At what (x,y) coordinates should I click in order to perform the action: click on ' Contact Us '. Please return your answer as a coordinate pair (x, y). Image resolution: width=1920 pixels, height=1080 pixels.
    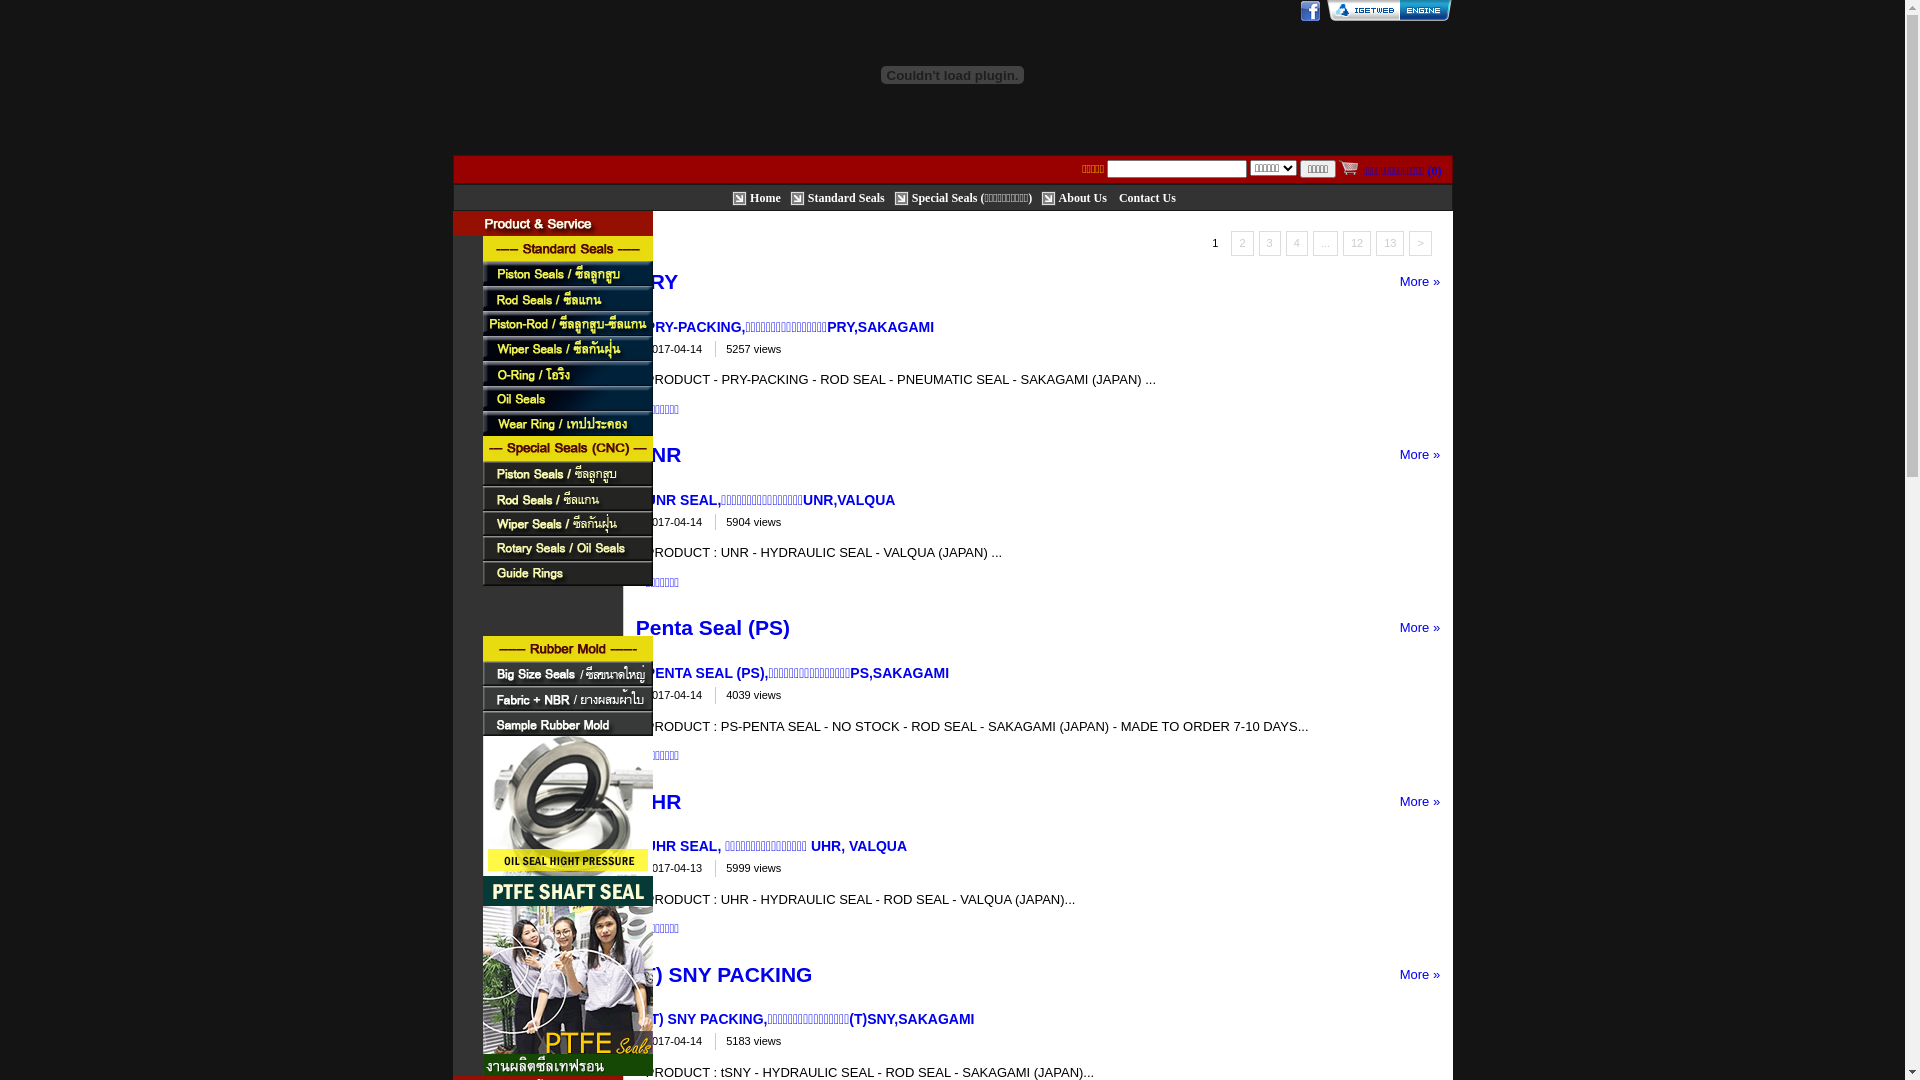
    Looking at the image, I should click on (1147, 196).